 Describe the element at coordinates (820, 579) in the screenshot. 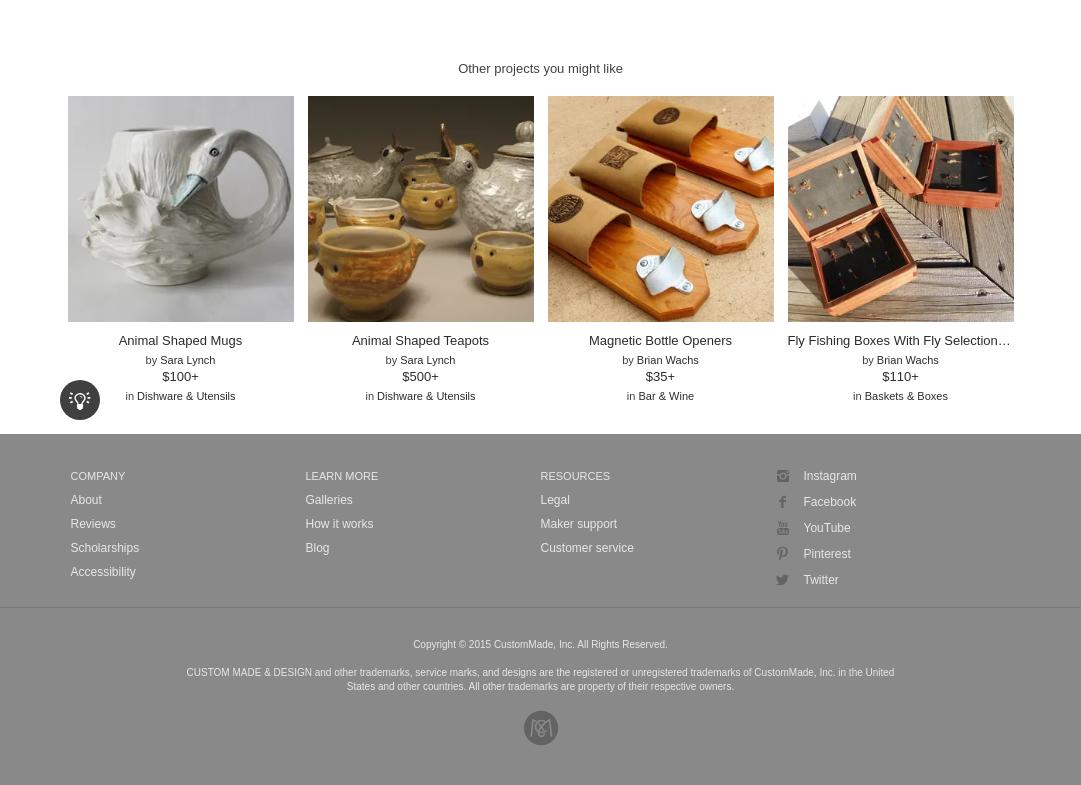

I see `'Twitter'` at that location.